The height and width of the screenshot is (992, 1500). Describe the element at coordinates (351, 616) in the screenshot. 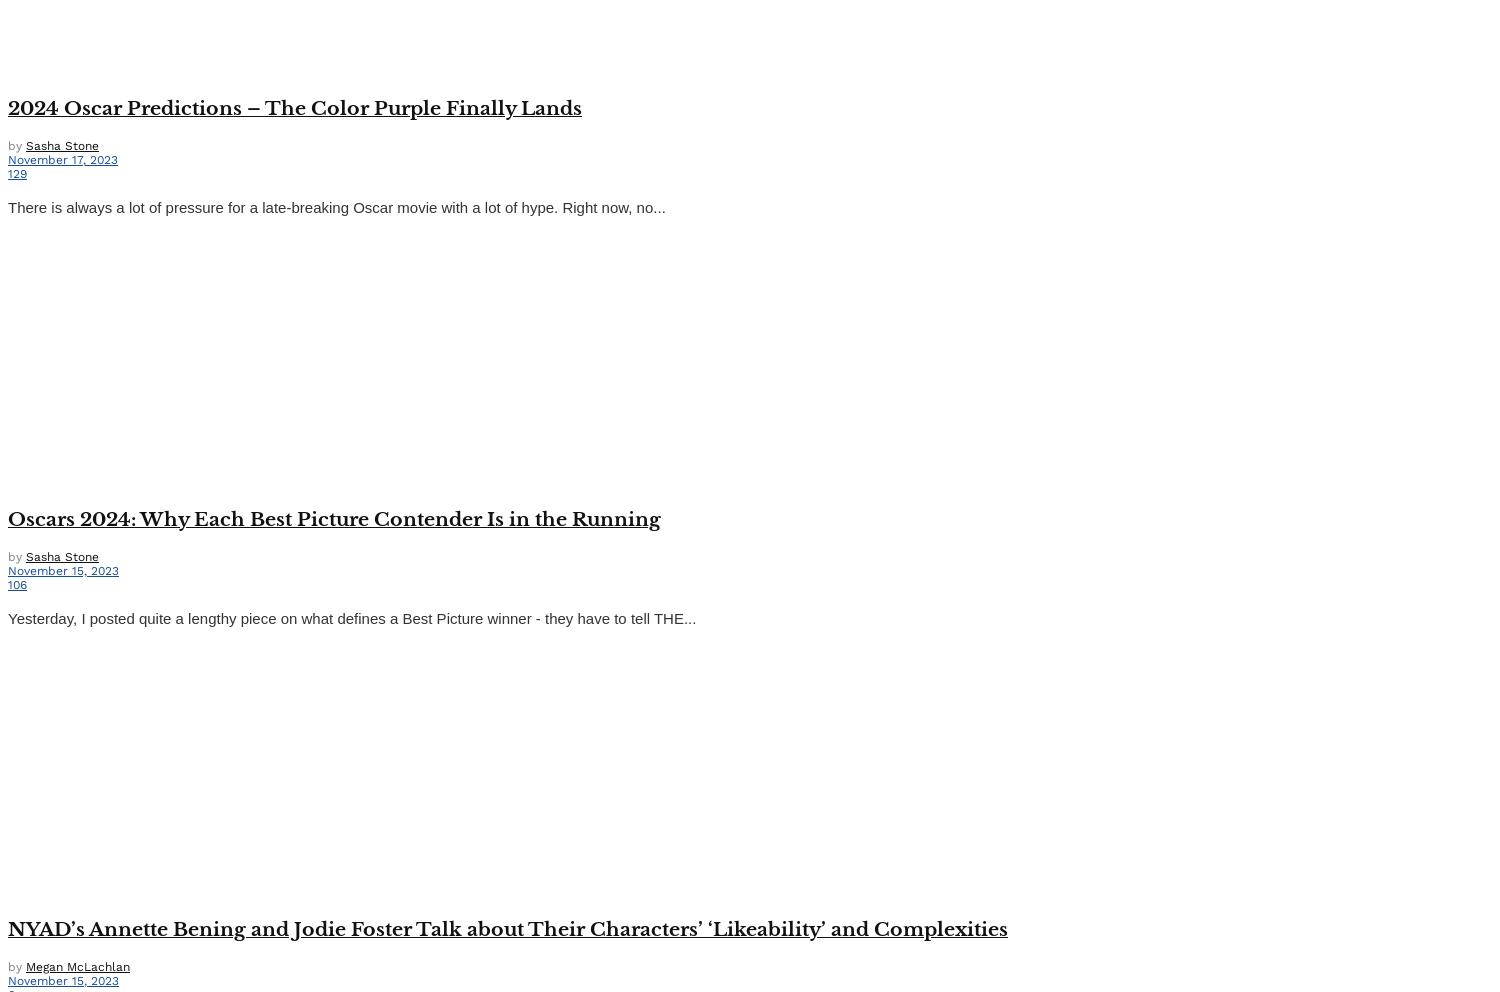

I see `'Yesterday, I posted quite a lengthy piece on what defines a Best Picture winner - they have to tell THE...'` at that location.